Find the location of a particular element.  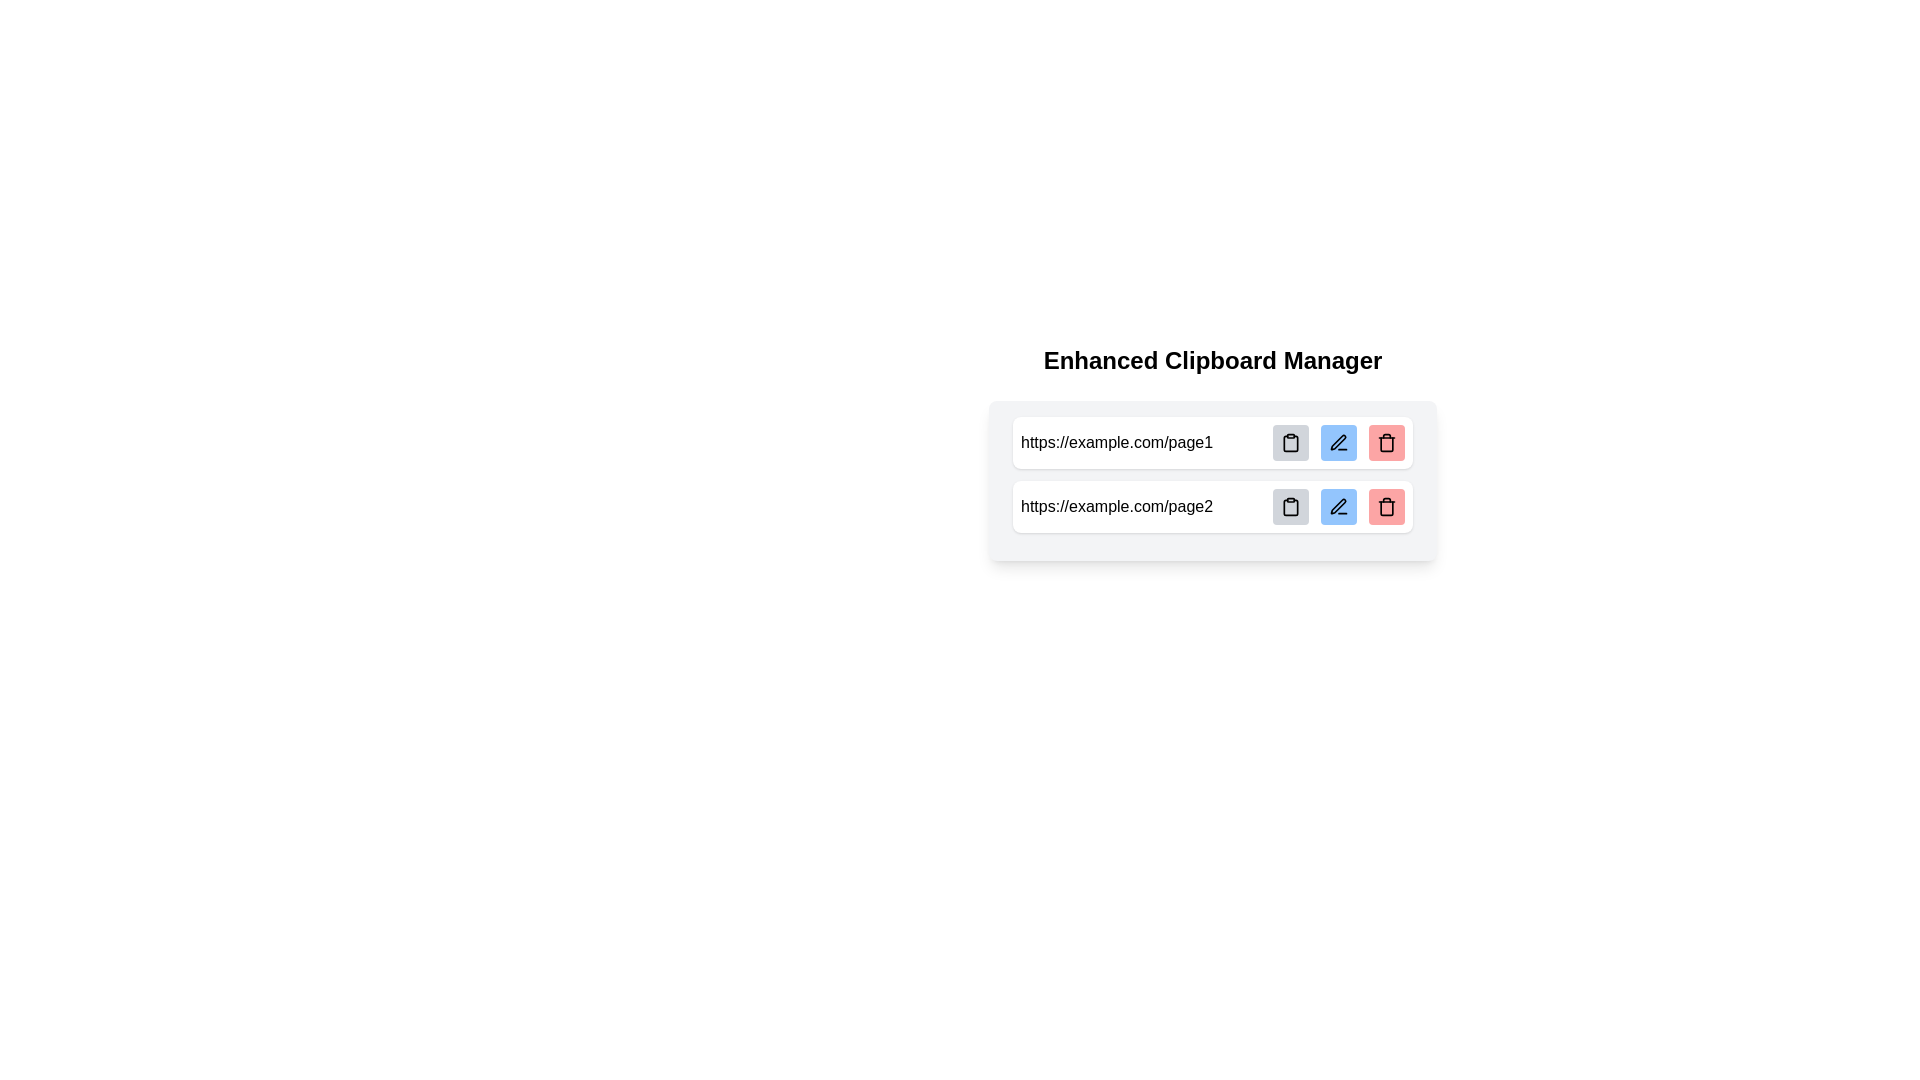

the static text element displaying a URL, located in the first row of a list, on the left side adjacent to interactive icon buttons is located at coordinates (1116, 442).